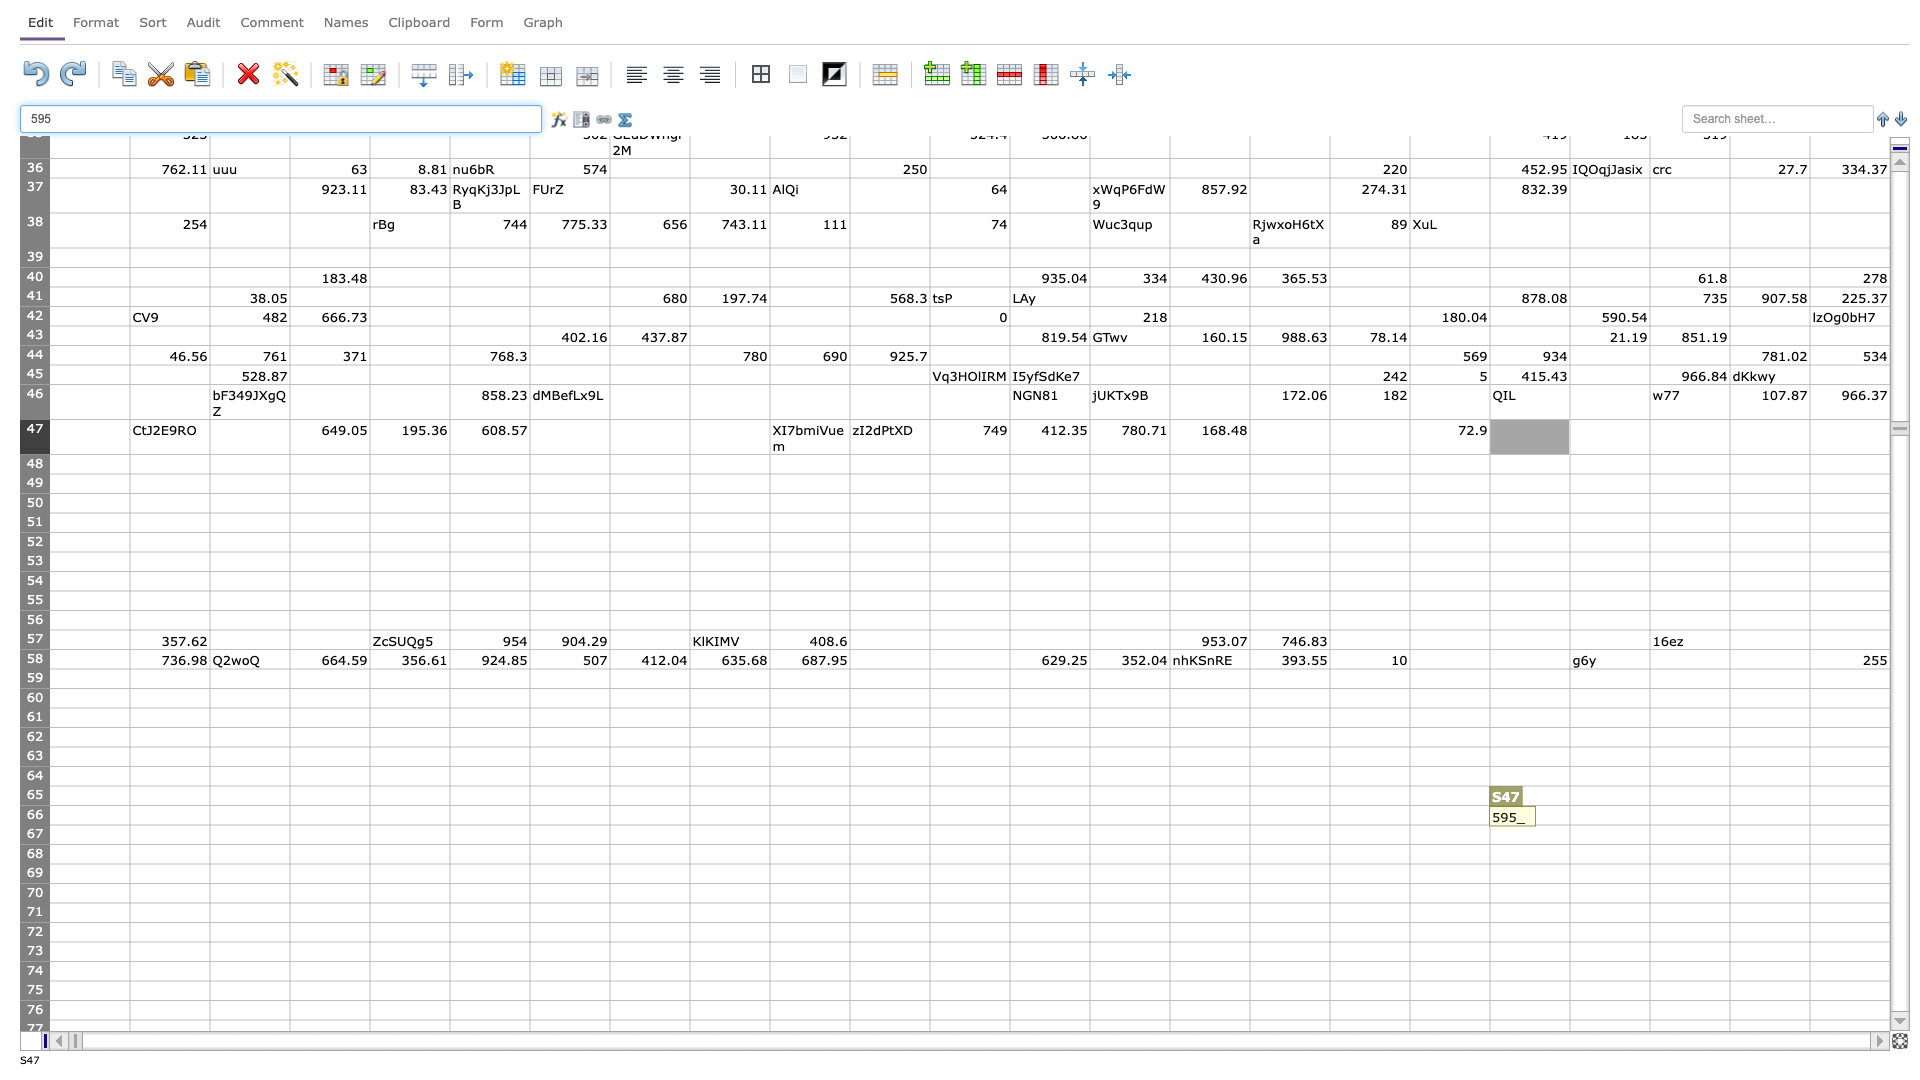  What do you see at coordinates (1728, 844) in the screenshot?
I see `fill handle of U67` at bounding box center [1728, 844].